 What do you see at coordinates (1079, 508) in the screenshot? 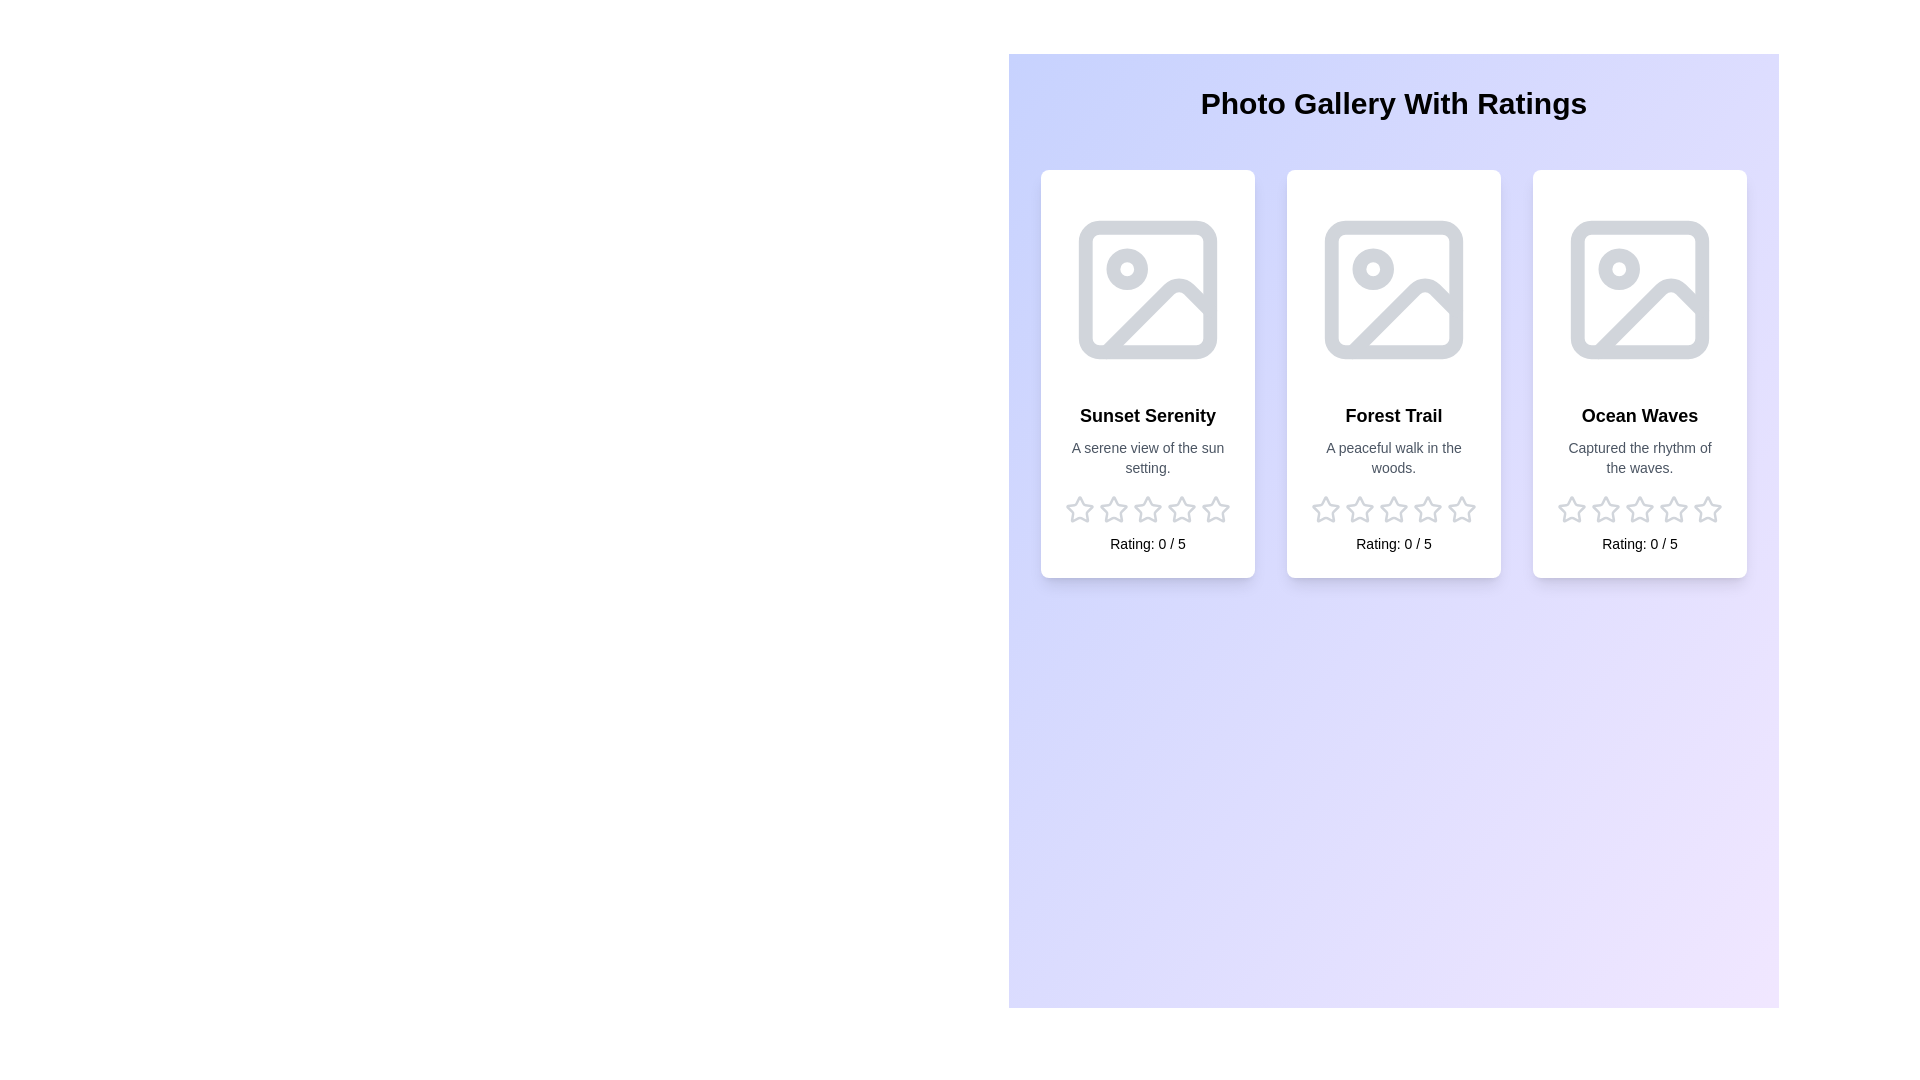
I see `the star corresponding to the rating 1 for the image Sunset Serenity` at bounding box center [1079, 508].